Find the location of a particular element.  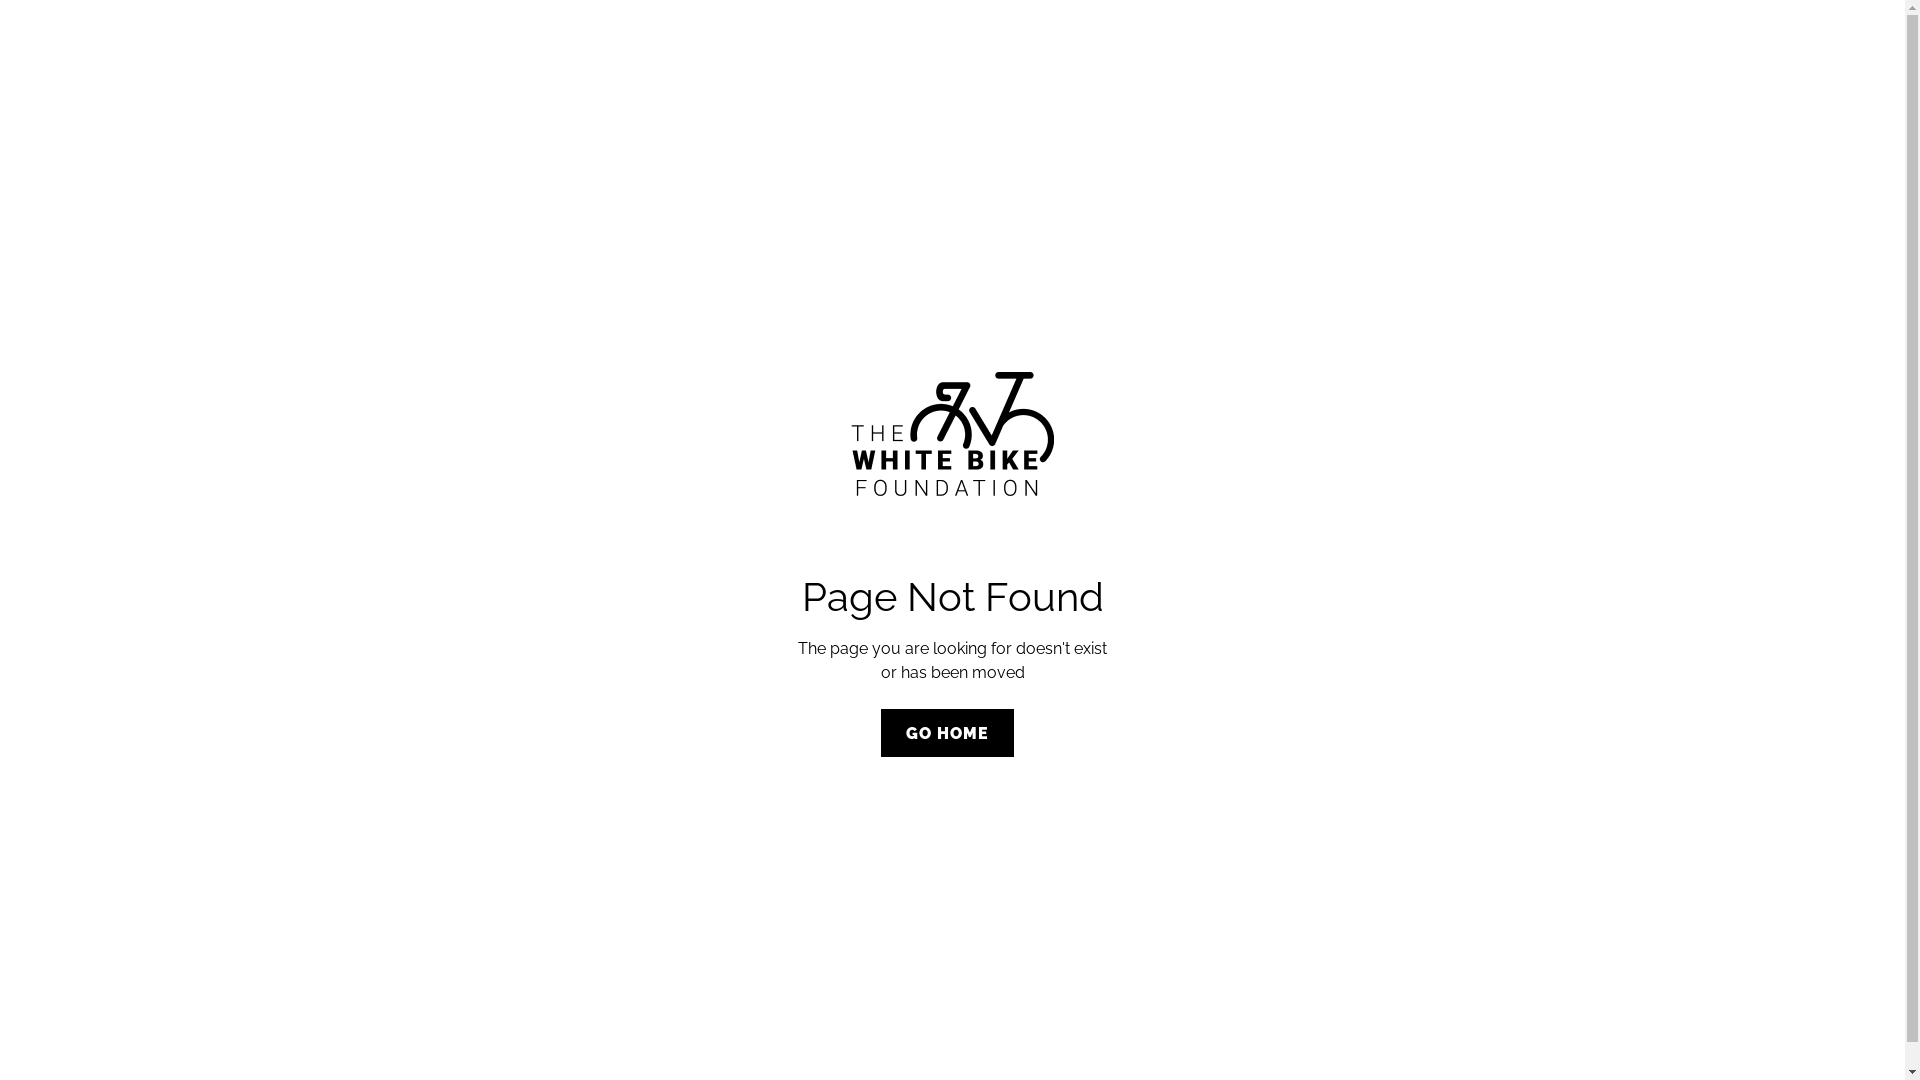

'GO HOME' is located at coordinates (946, 732).